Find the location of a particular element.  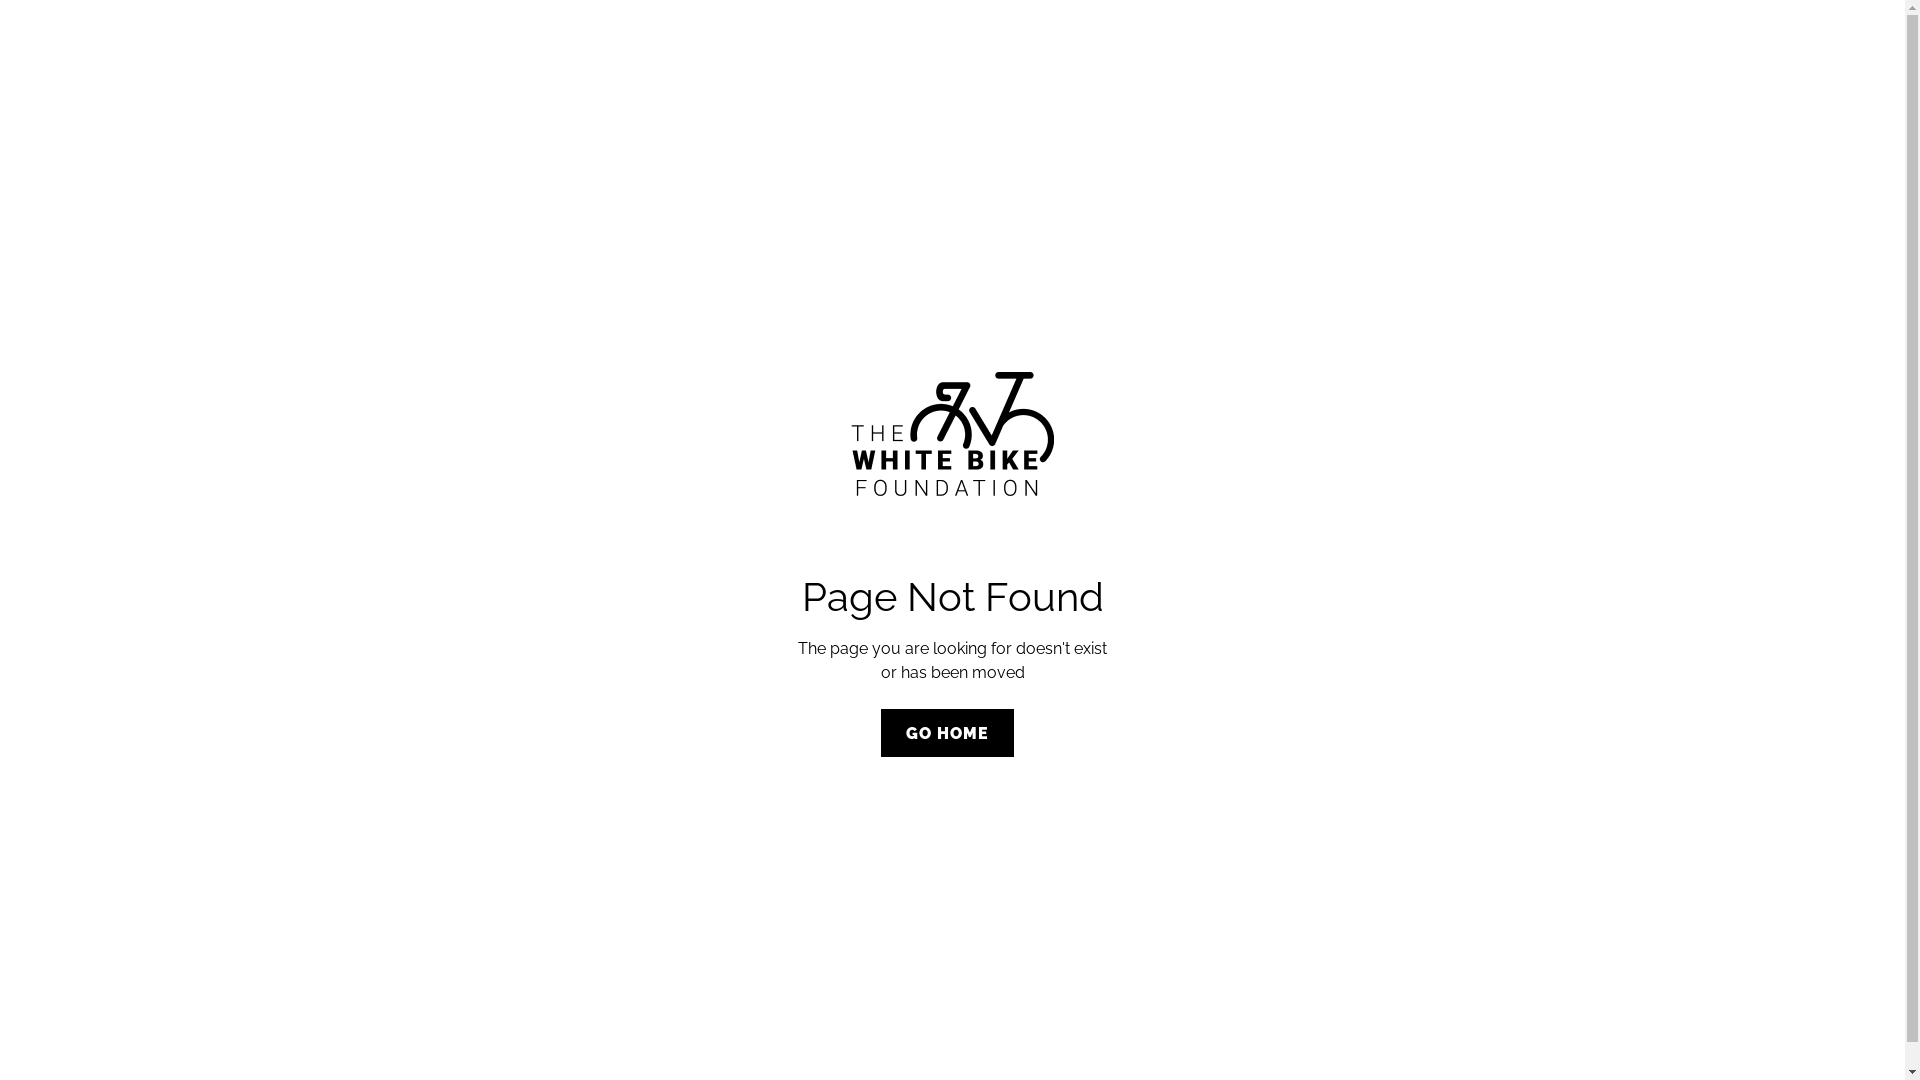

'GO HOME' is located at coordinates (946, 732).